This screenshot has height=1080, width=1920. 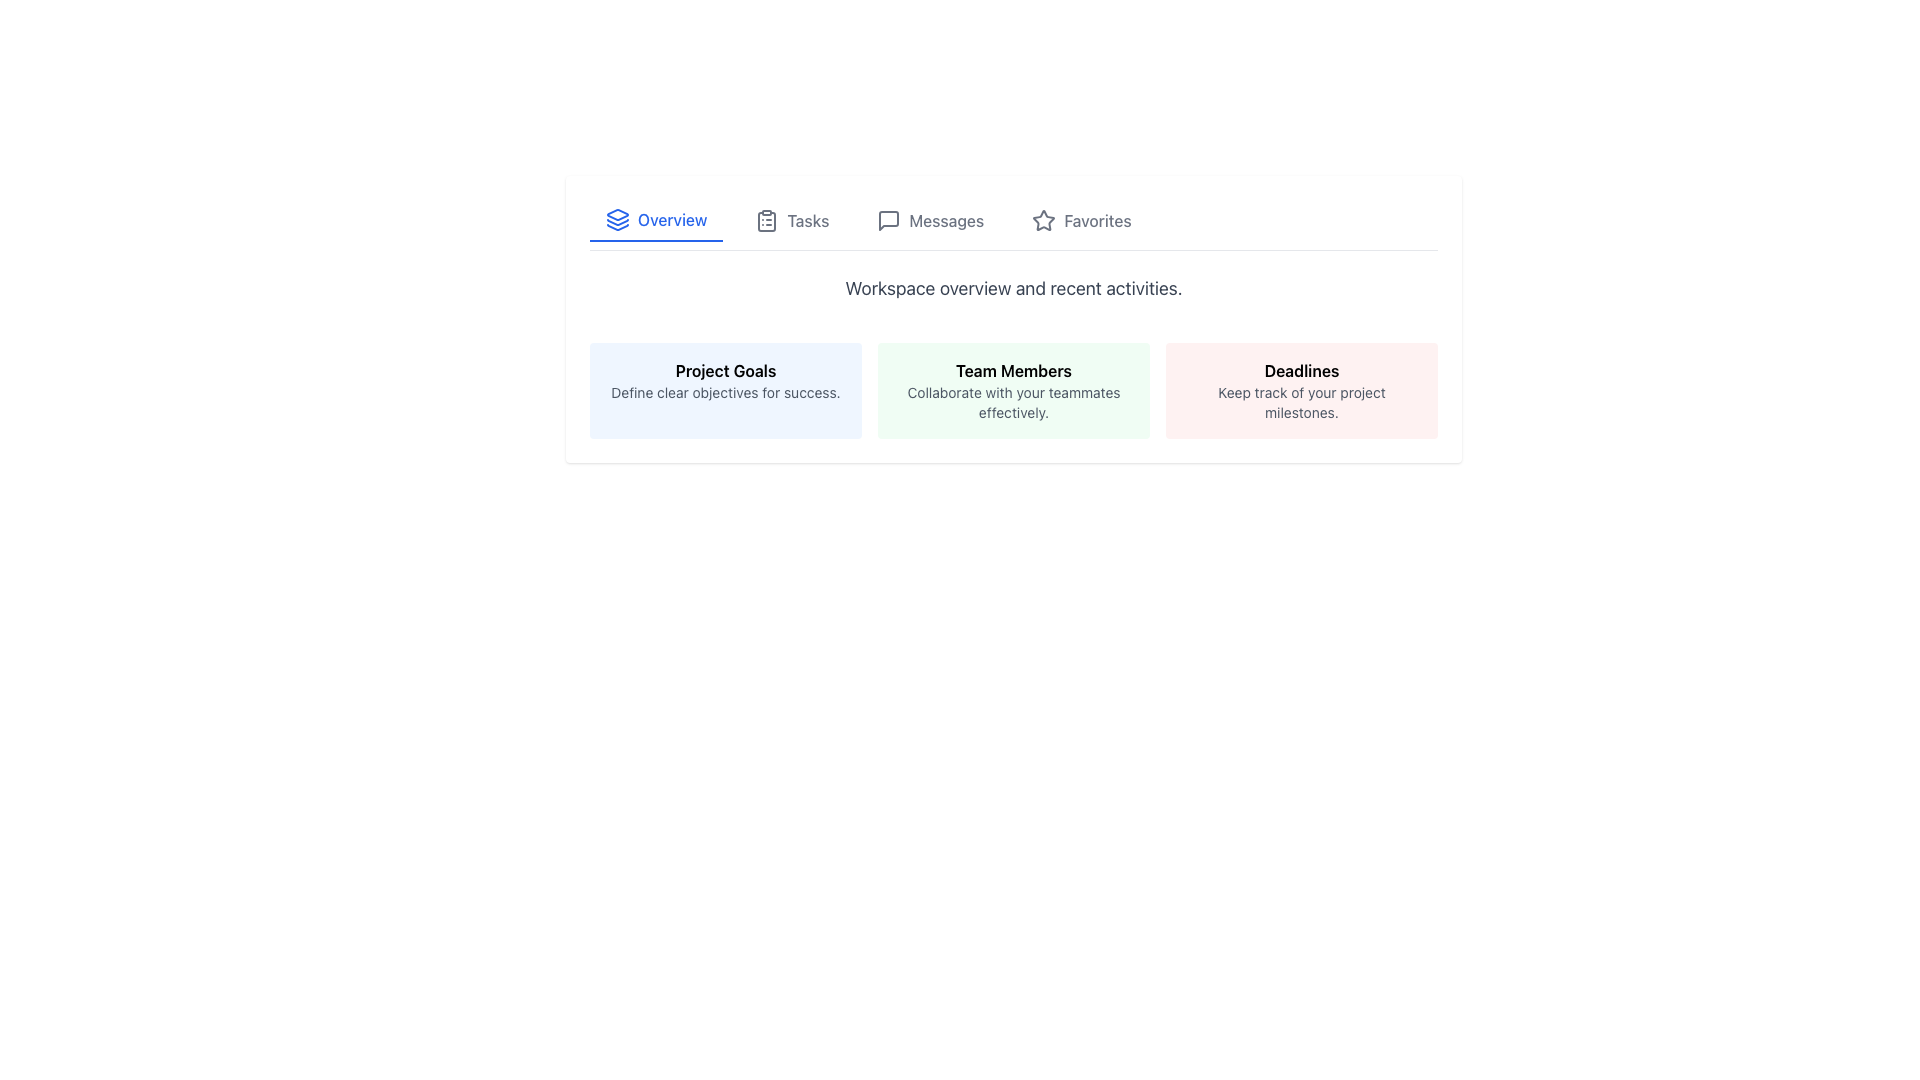 I want to click on the Icon Layer element, which is the second of three layers in a stack-like design located in the top navigation bar to the left of the 'Overview' label, so click(x=617, y=222).